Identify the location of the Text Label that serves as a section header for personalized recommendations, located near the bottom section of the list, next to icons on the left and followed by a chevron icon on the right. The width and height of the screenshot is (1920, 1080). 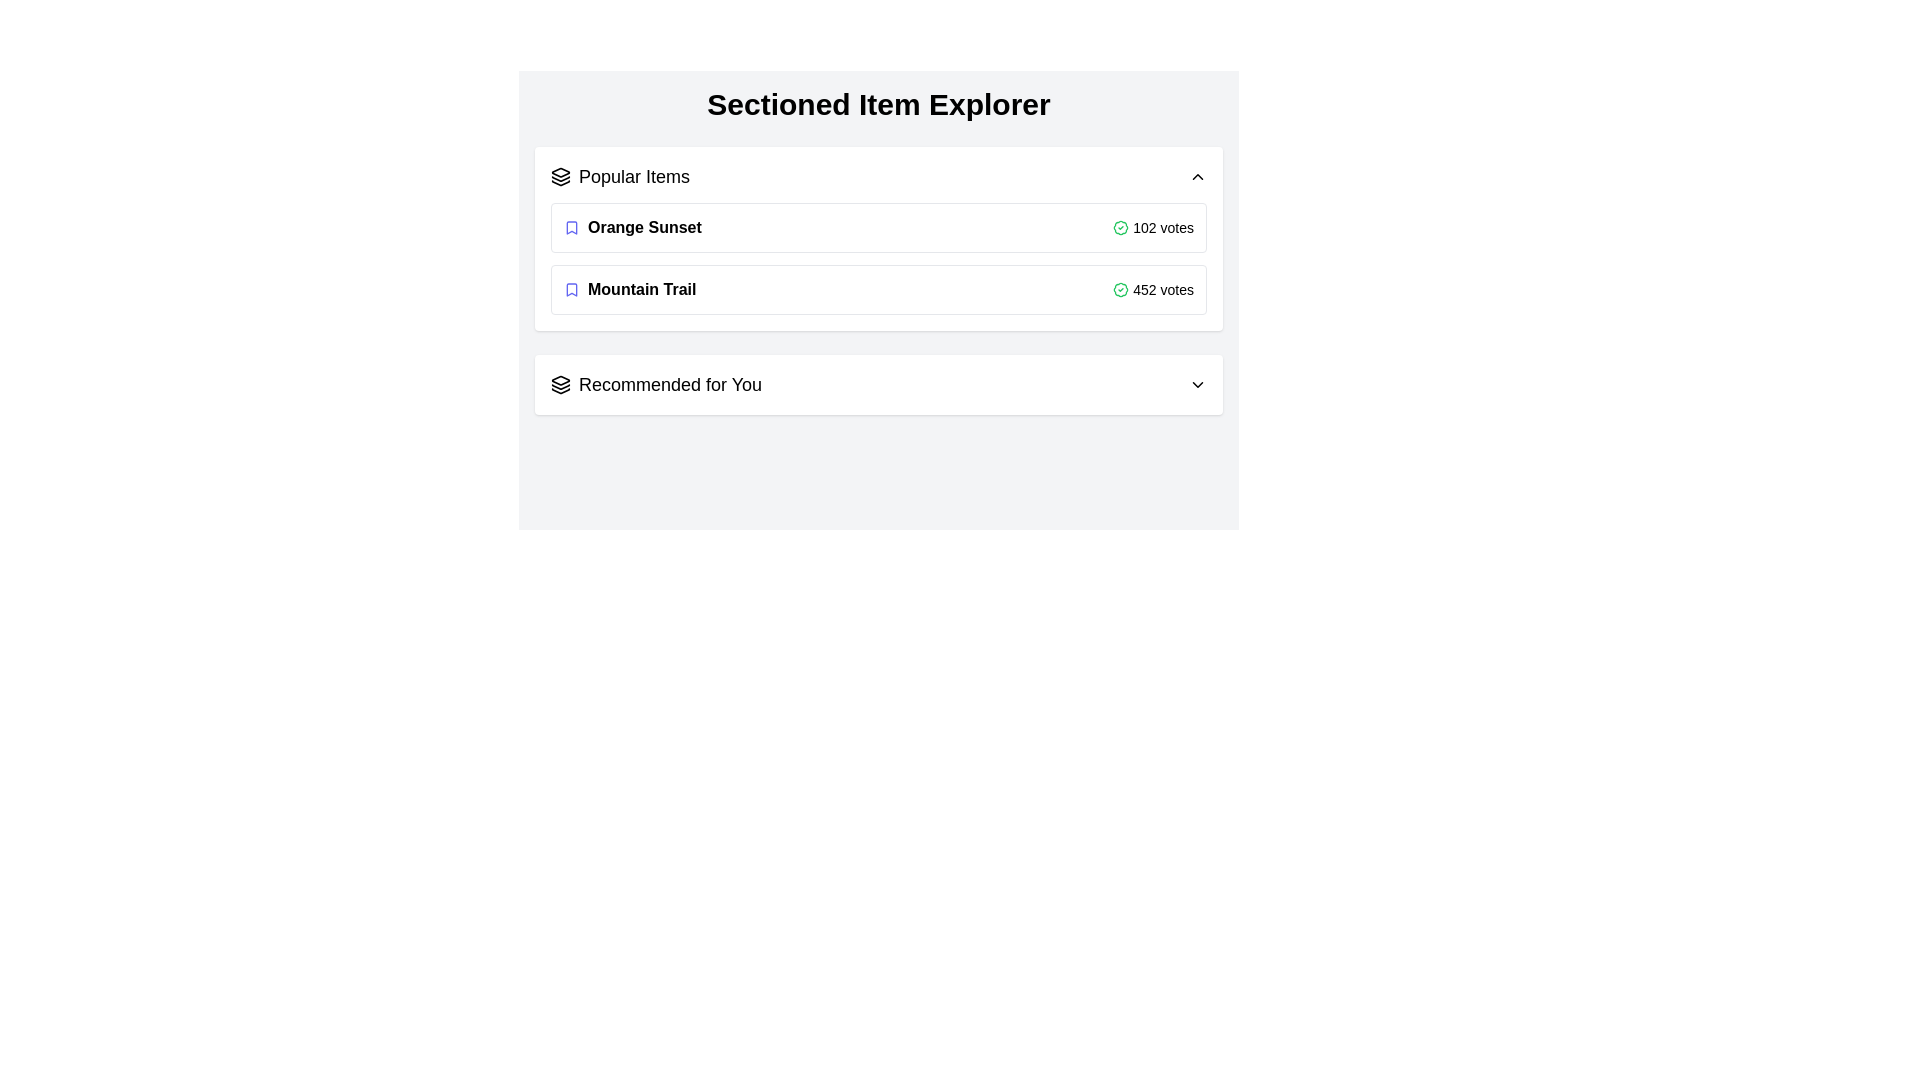
(656, 385).